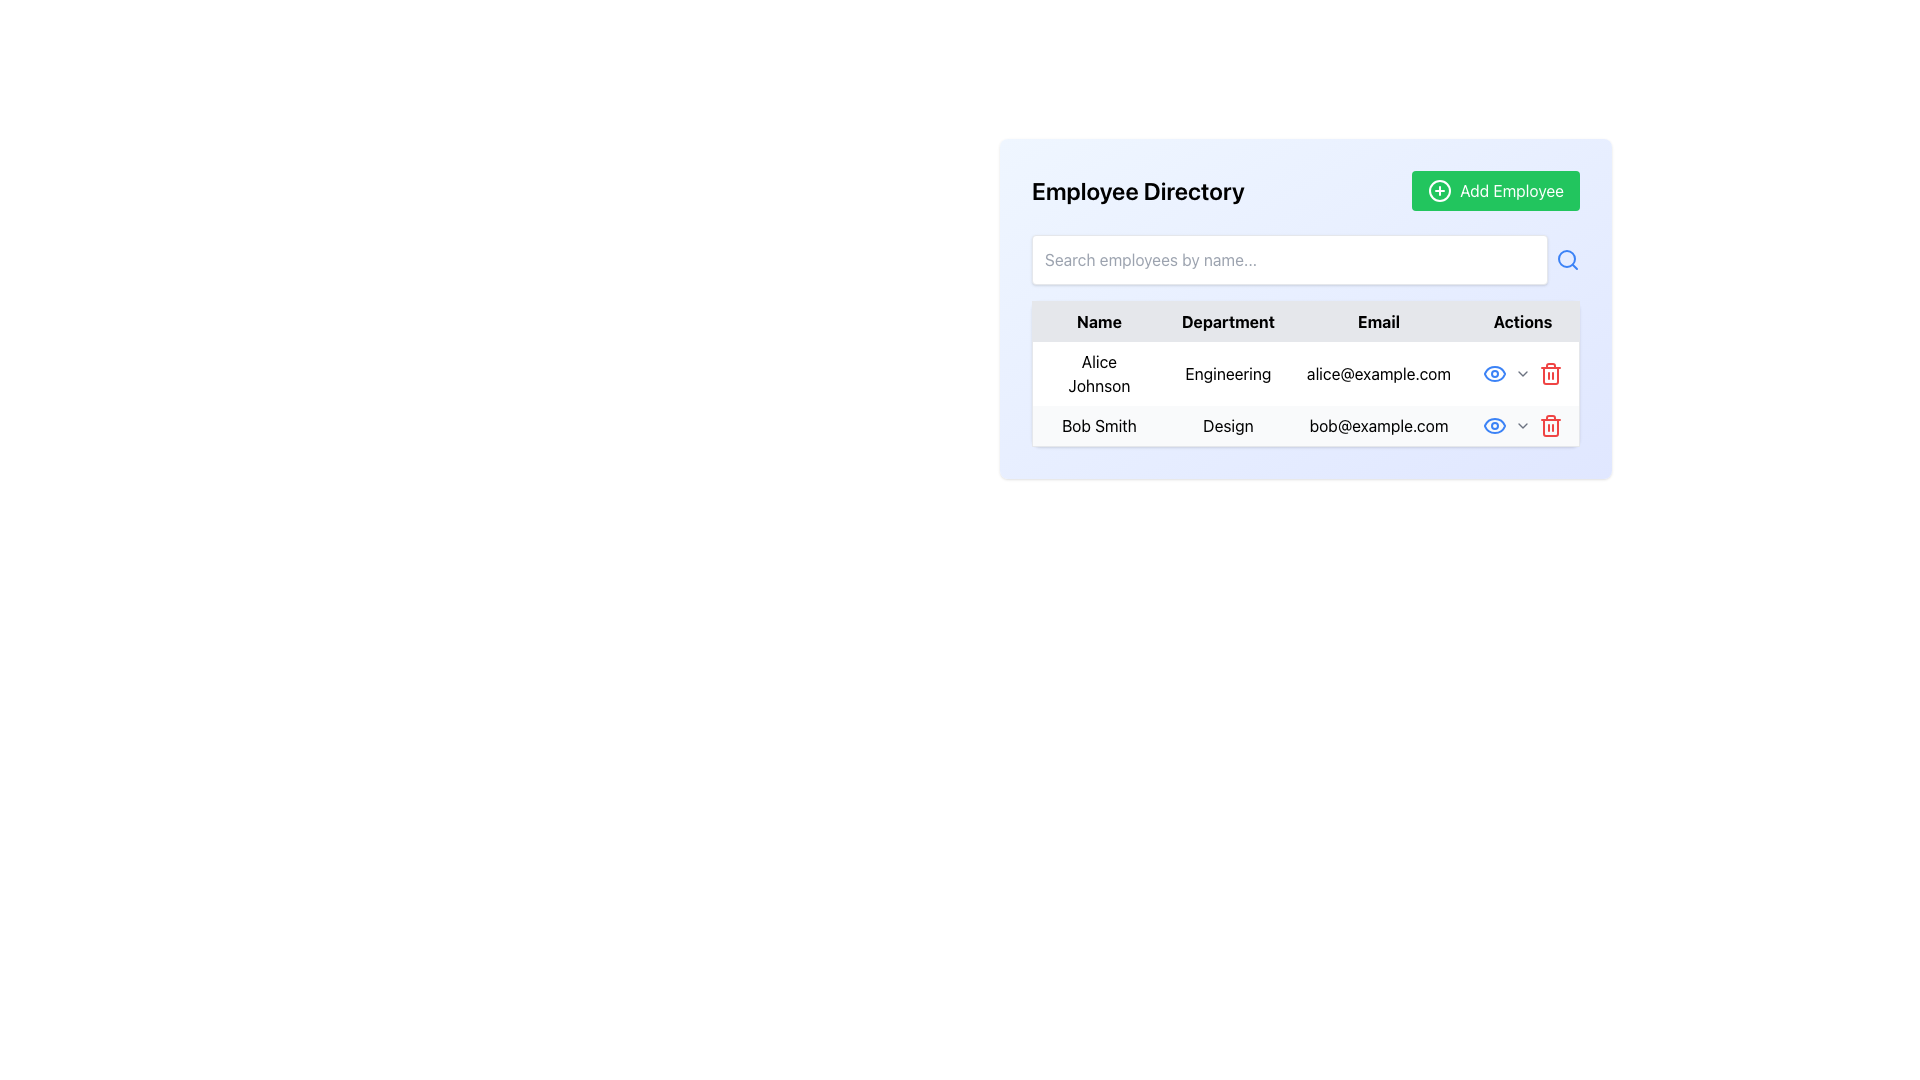 This screenshot has width=1920, height=1080. What do you see at coordinates (1377, 320) in the screenshot?
I see `the 'Email' text label, which is the third column header in the table, located on a light-gray horizontal bar` at bounding box center [1377, 320].